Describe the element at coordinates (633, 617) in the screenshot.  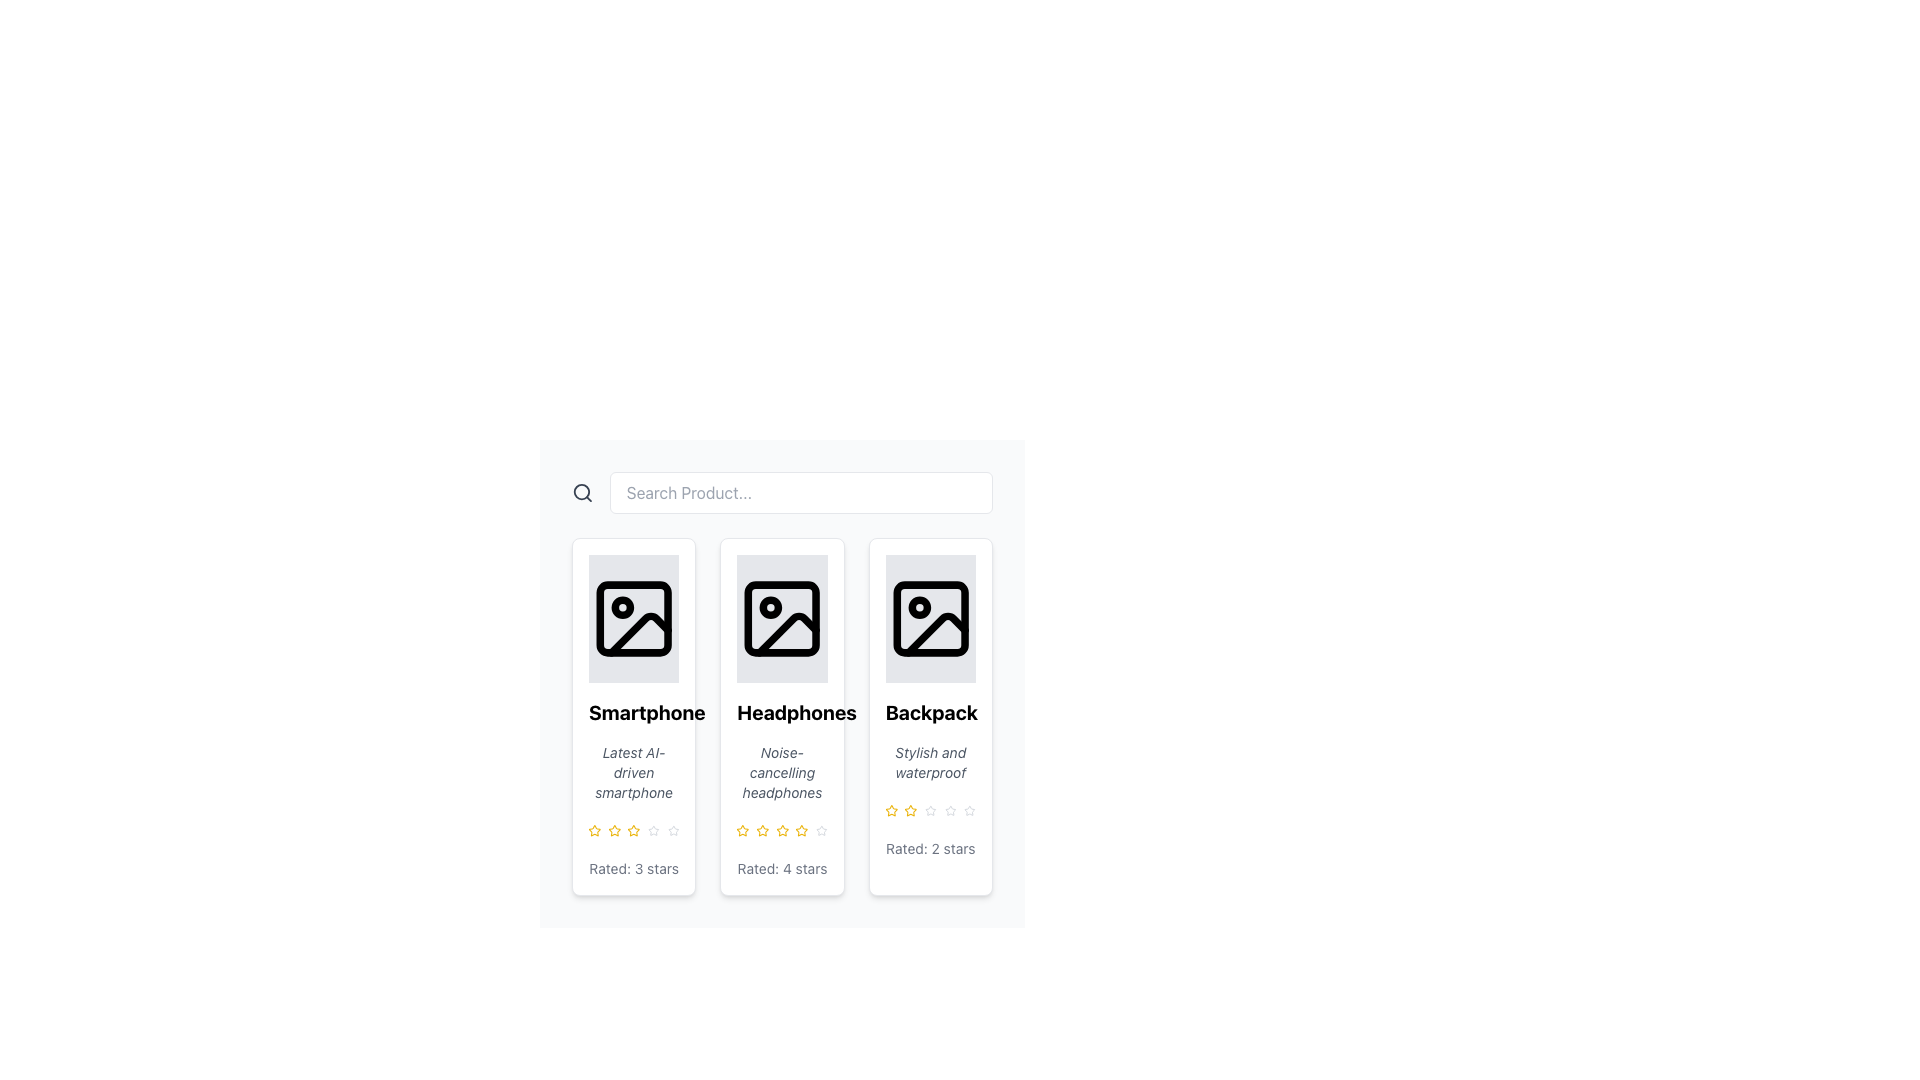
I see `the image placeholder representing the smartphone in the product card layout for more information` at that location.